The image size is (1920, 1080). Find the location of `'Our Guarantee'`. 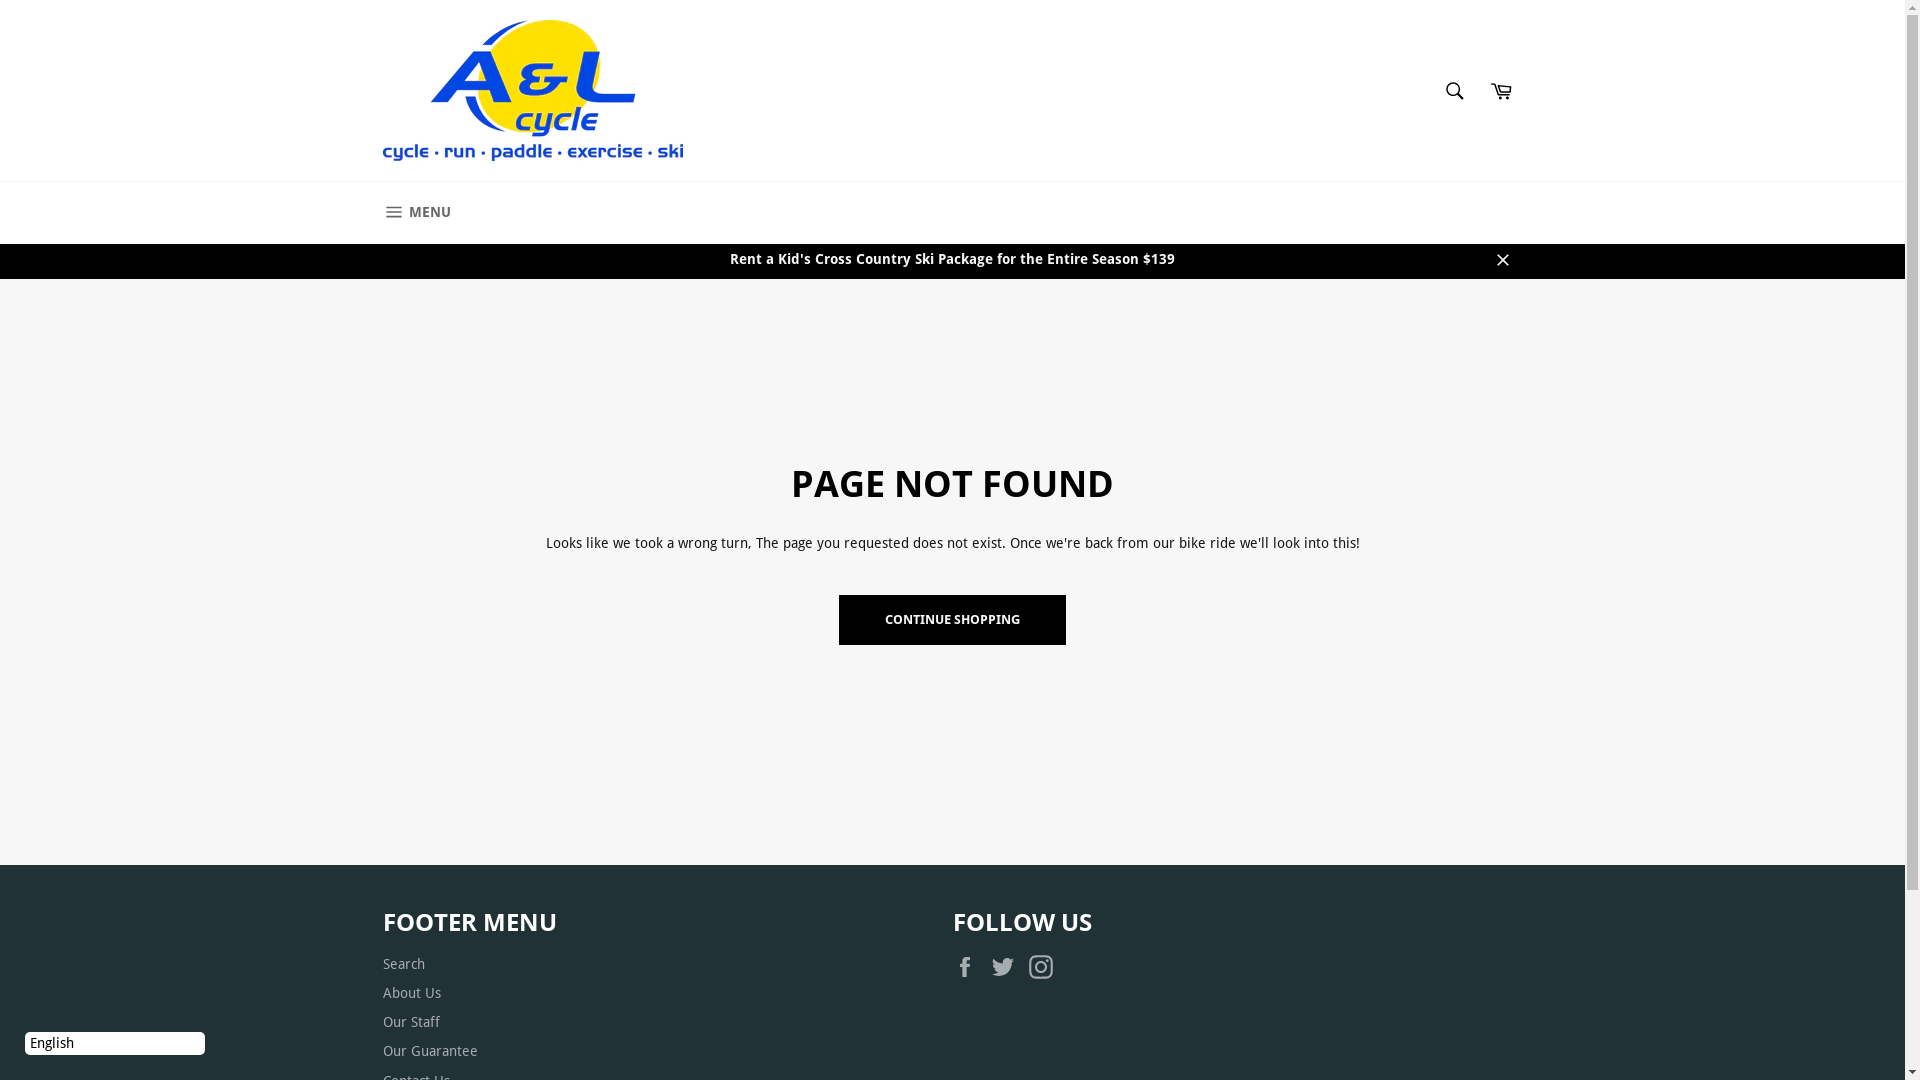

'Our Guarantee' is located at coordinates (428, 1049).